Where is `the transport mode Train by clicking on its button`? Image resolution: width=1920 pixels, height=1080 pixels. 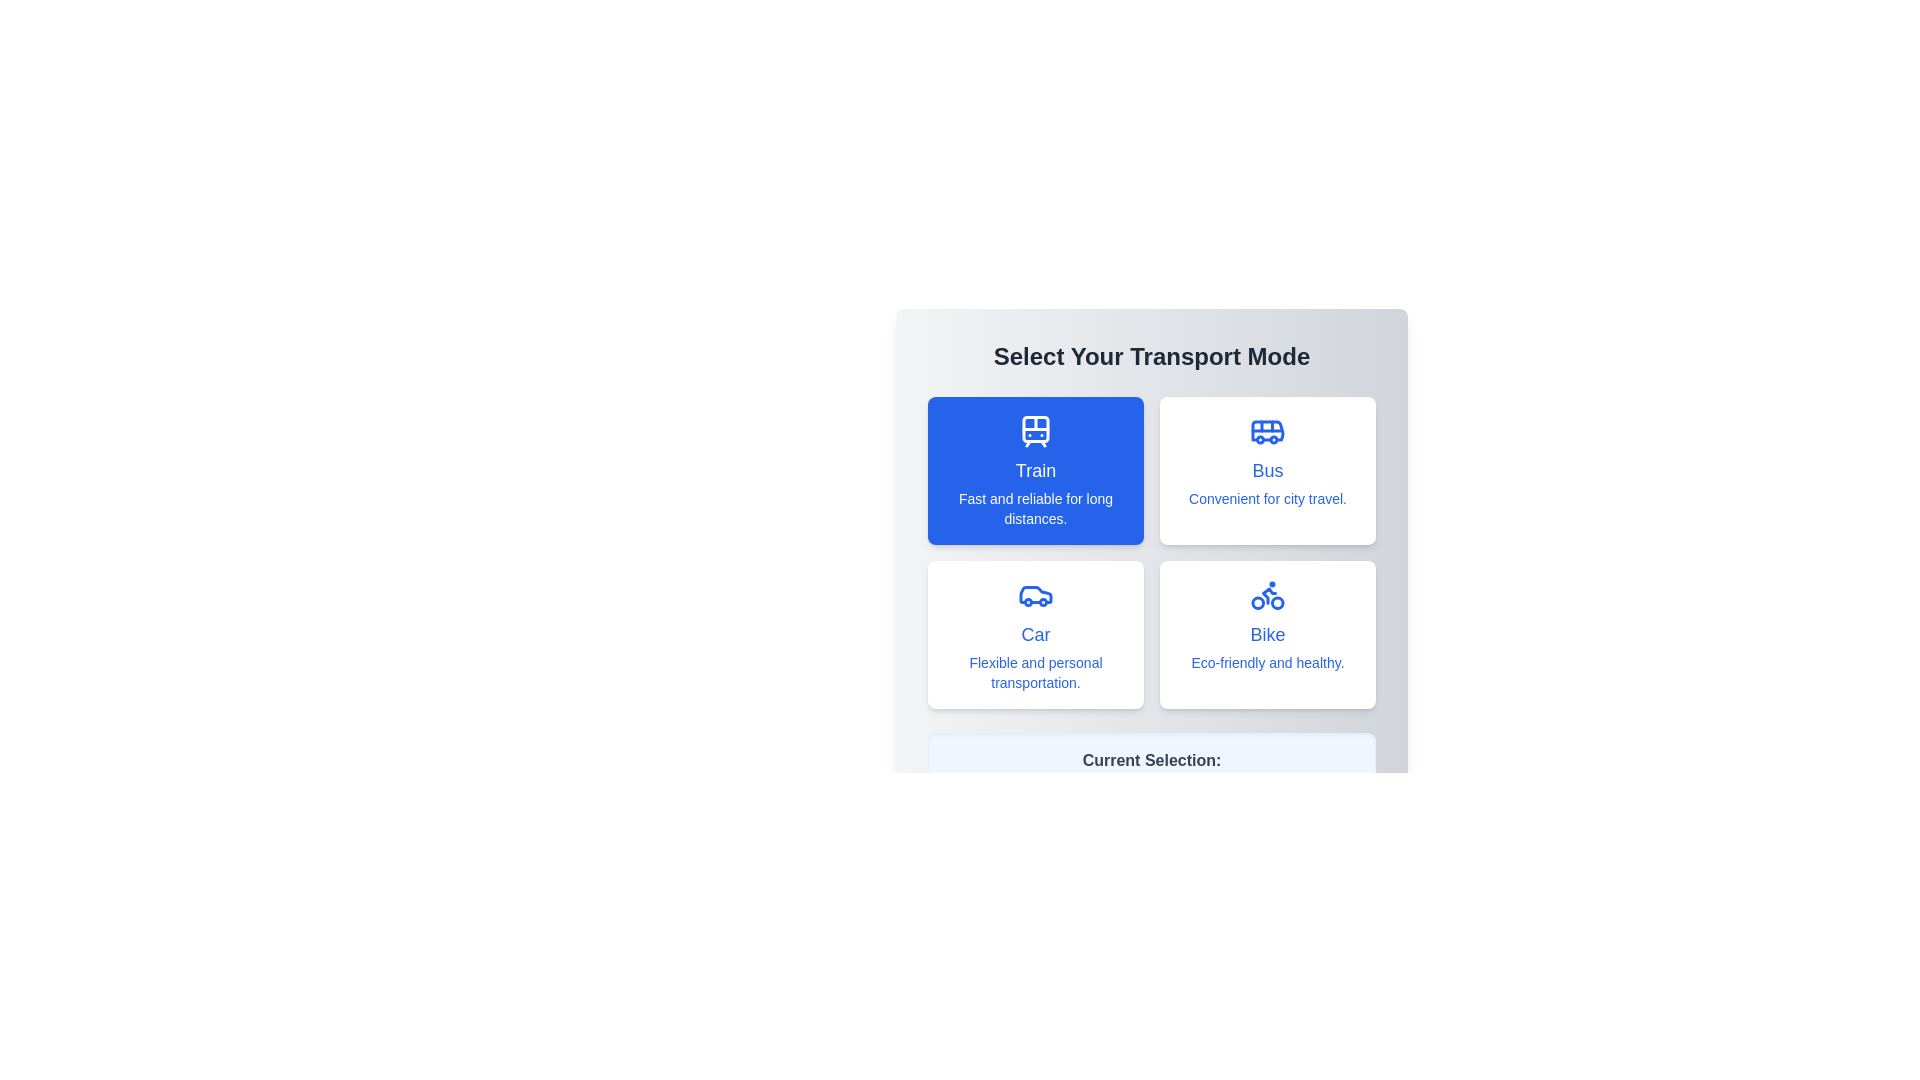 the transport mode Train by clicking on its button is located at coordinates (1036, 470).